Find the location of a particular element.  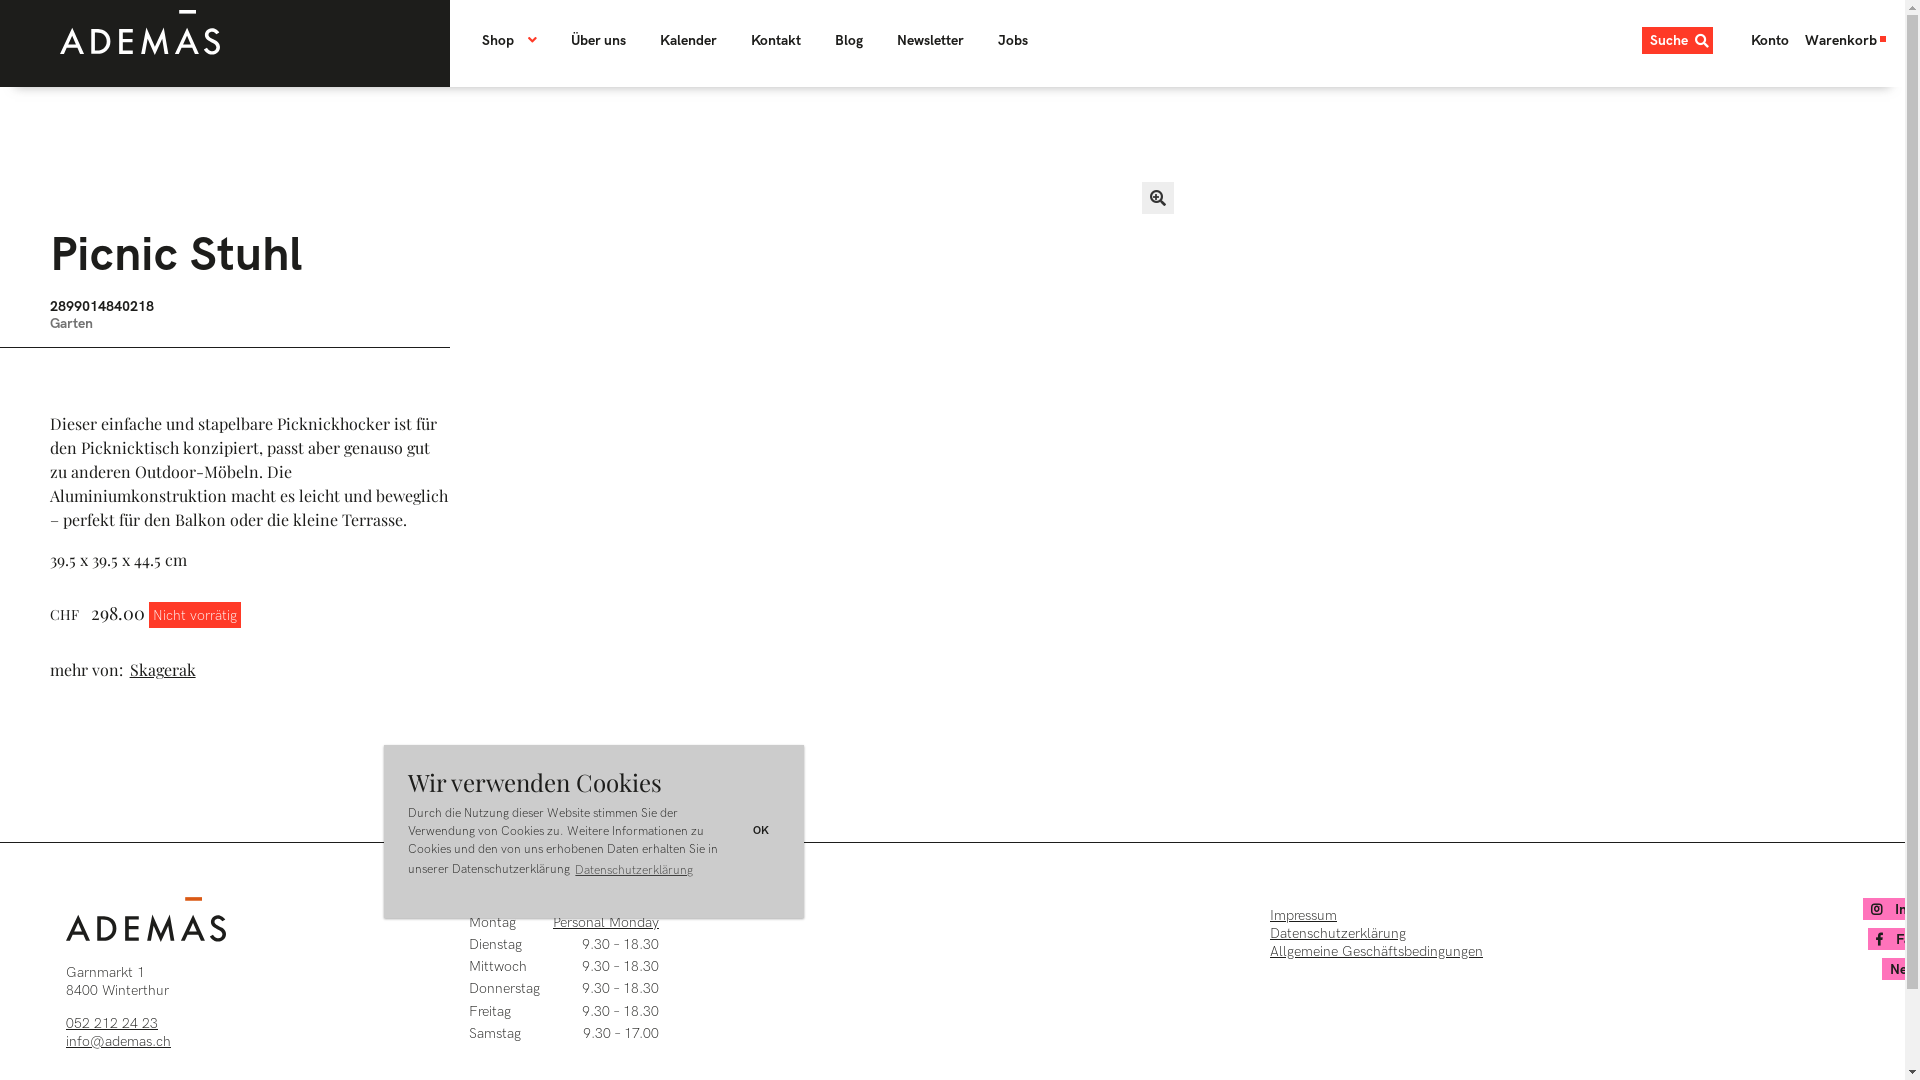

'052 212 24 23' is located at coordinates (110, 1022).